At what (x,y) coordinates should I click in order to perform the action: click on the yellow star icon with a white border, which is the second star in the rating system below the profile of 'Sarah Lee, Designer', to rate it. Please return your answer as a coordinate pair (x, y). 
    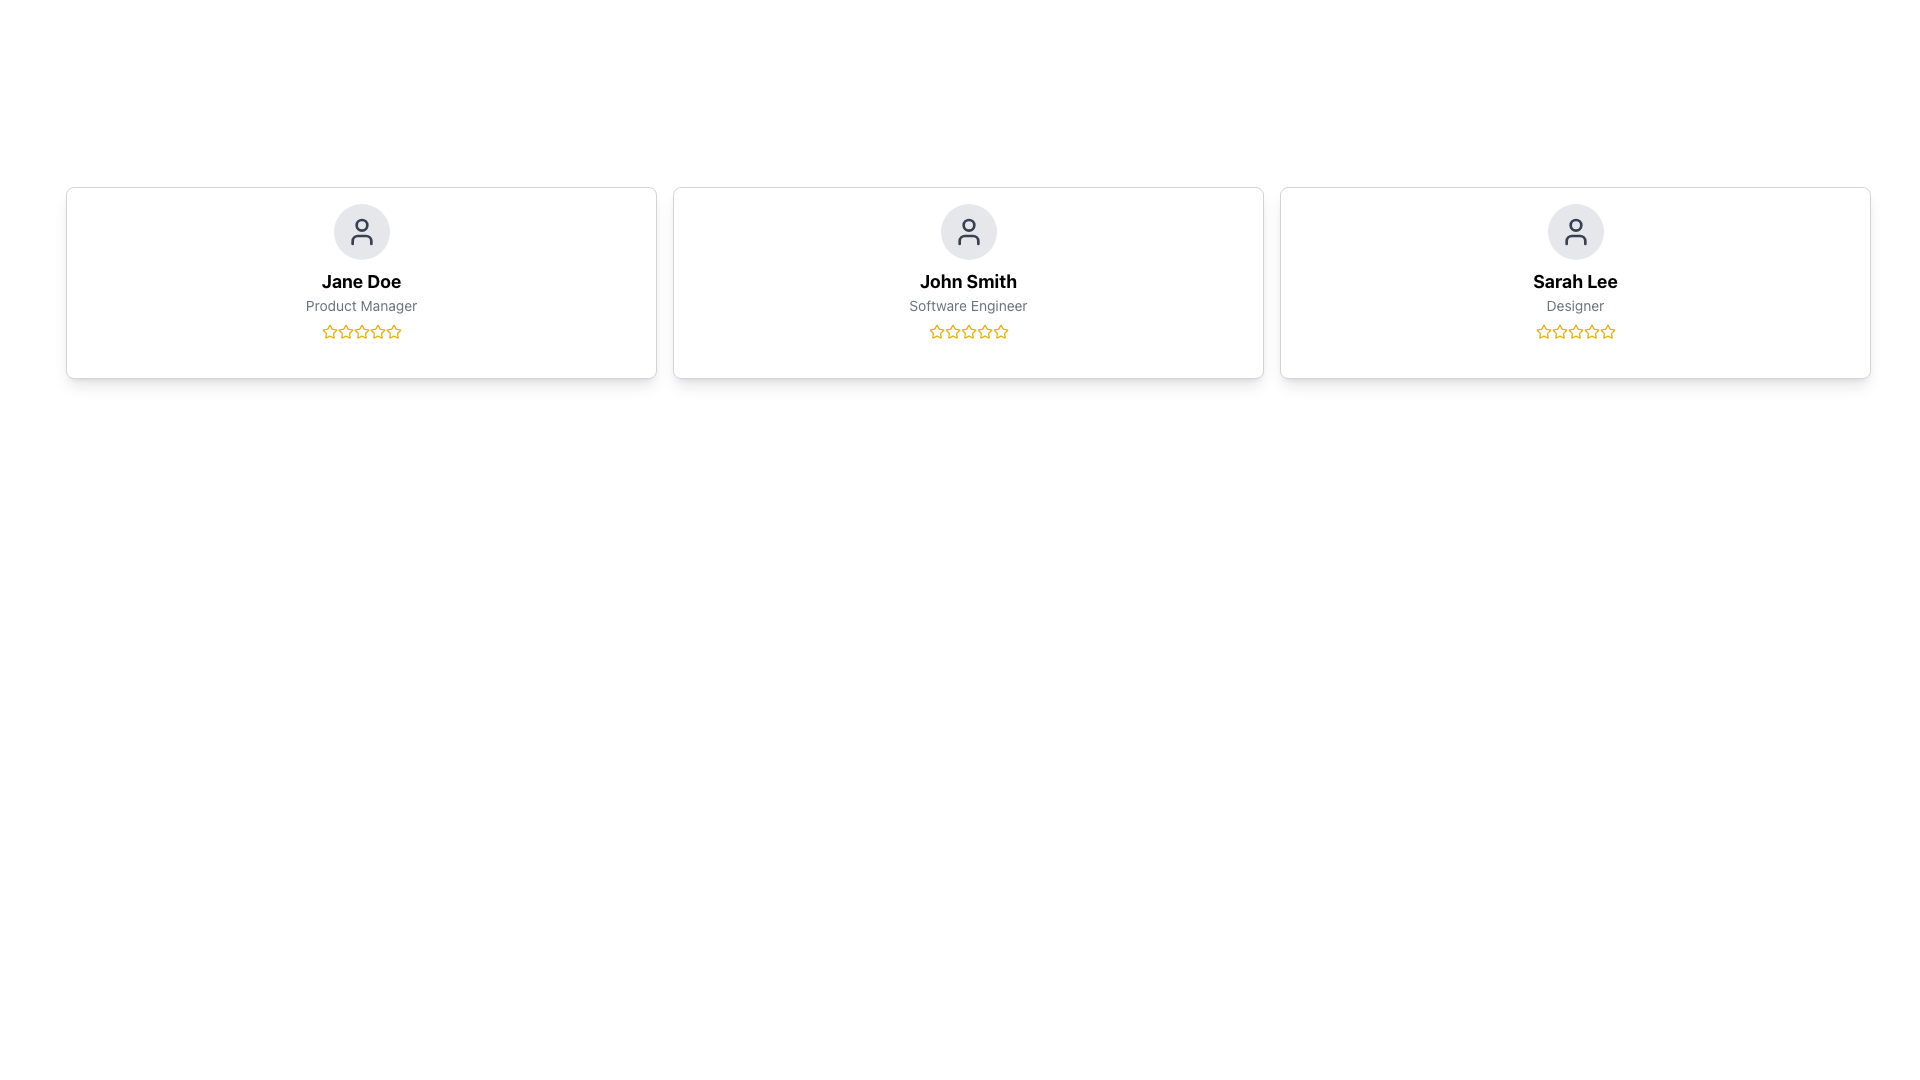
    Looking at the image, I should click on (1574, 330).